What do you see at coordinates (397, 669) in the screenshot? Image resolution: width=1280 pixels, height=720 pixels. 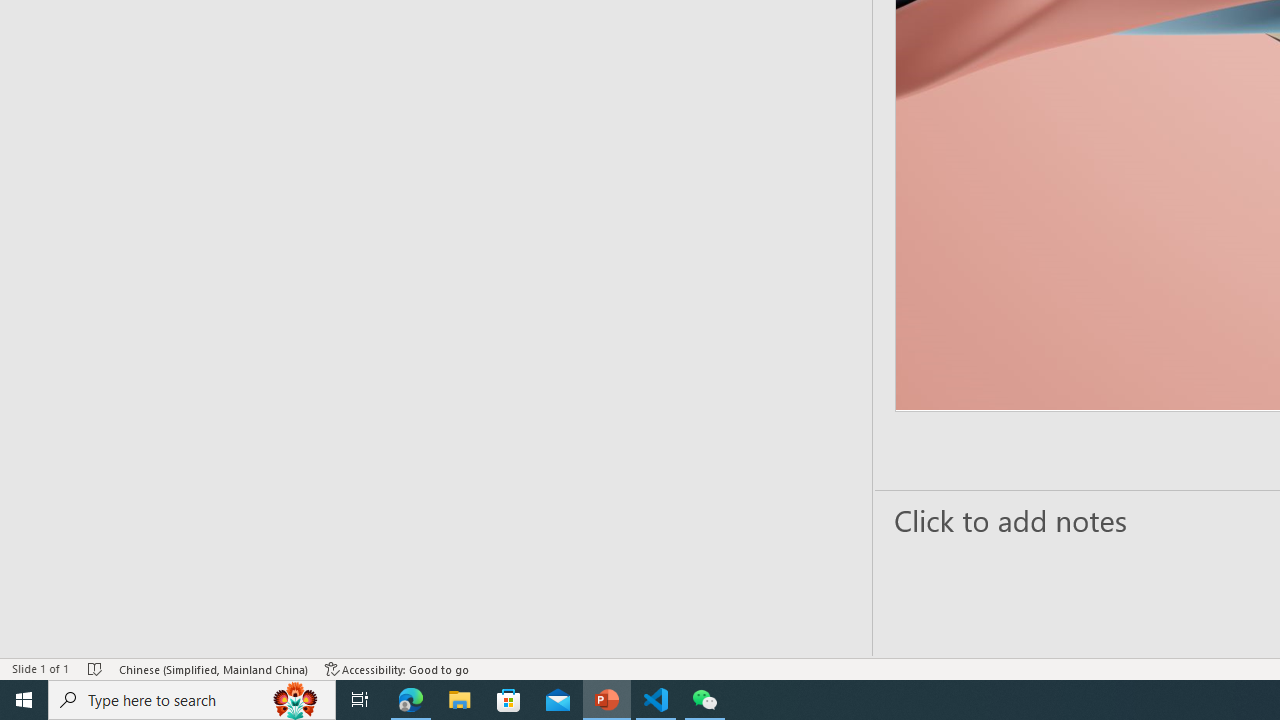 I see `'Accessibility Checker Accessibility: Good to go'` at bounding box center [397, 669].